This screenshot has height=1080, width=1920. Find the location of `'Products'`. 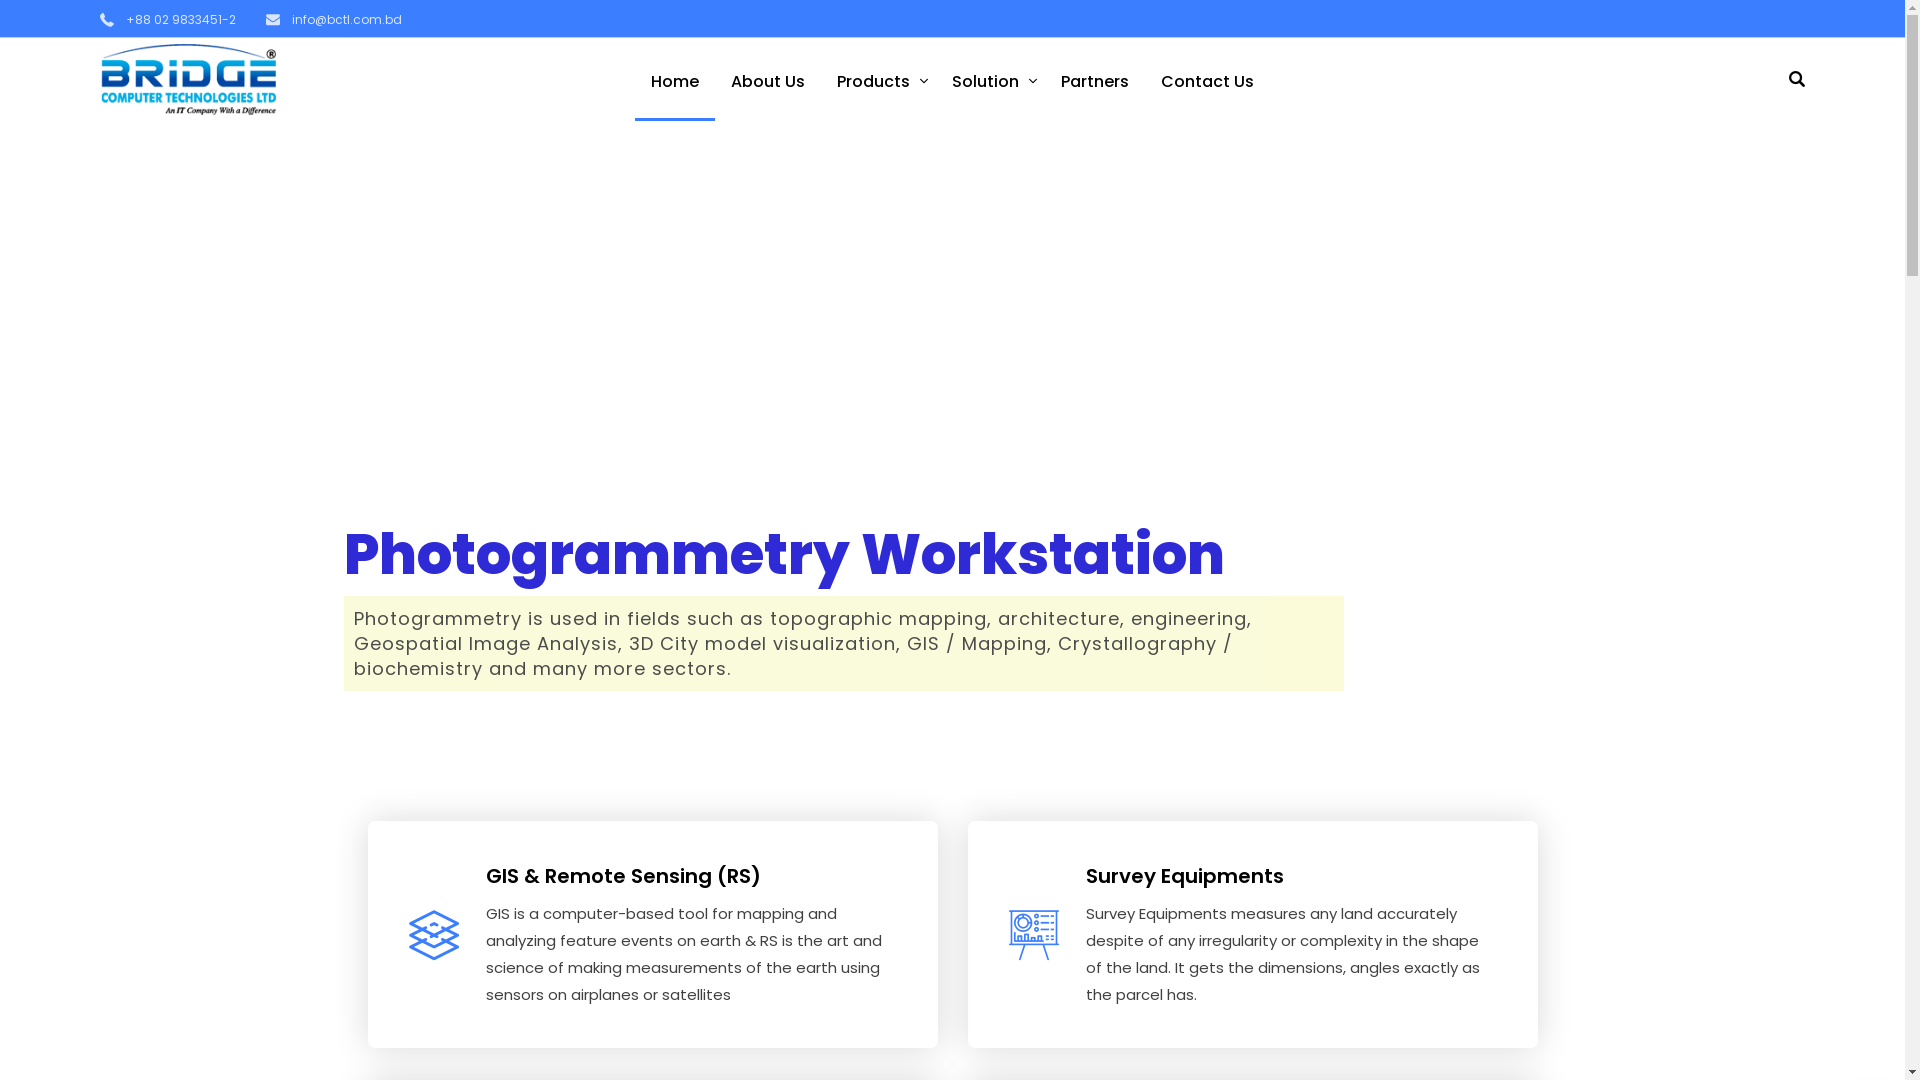

'Products' is located at coordinates (878, 78).